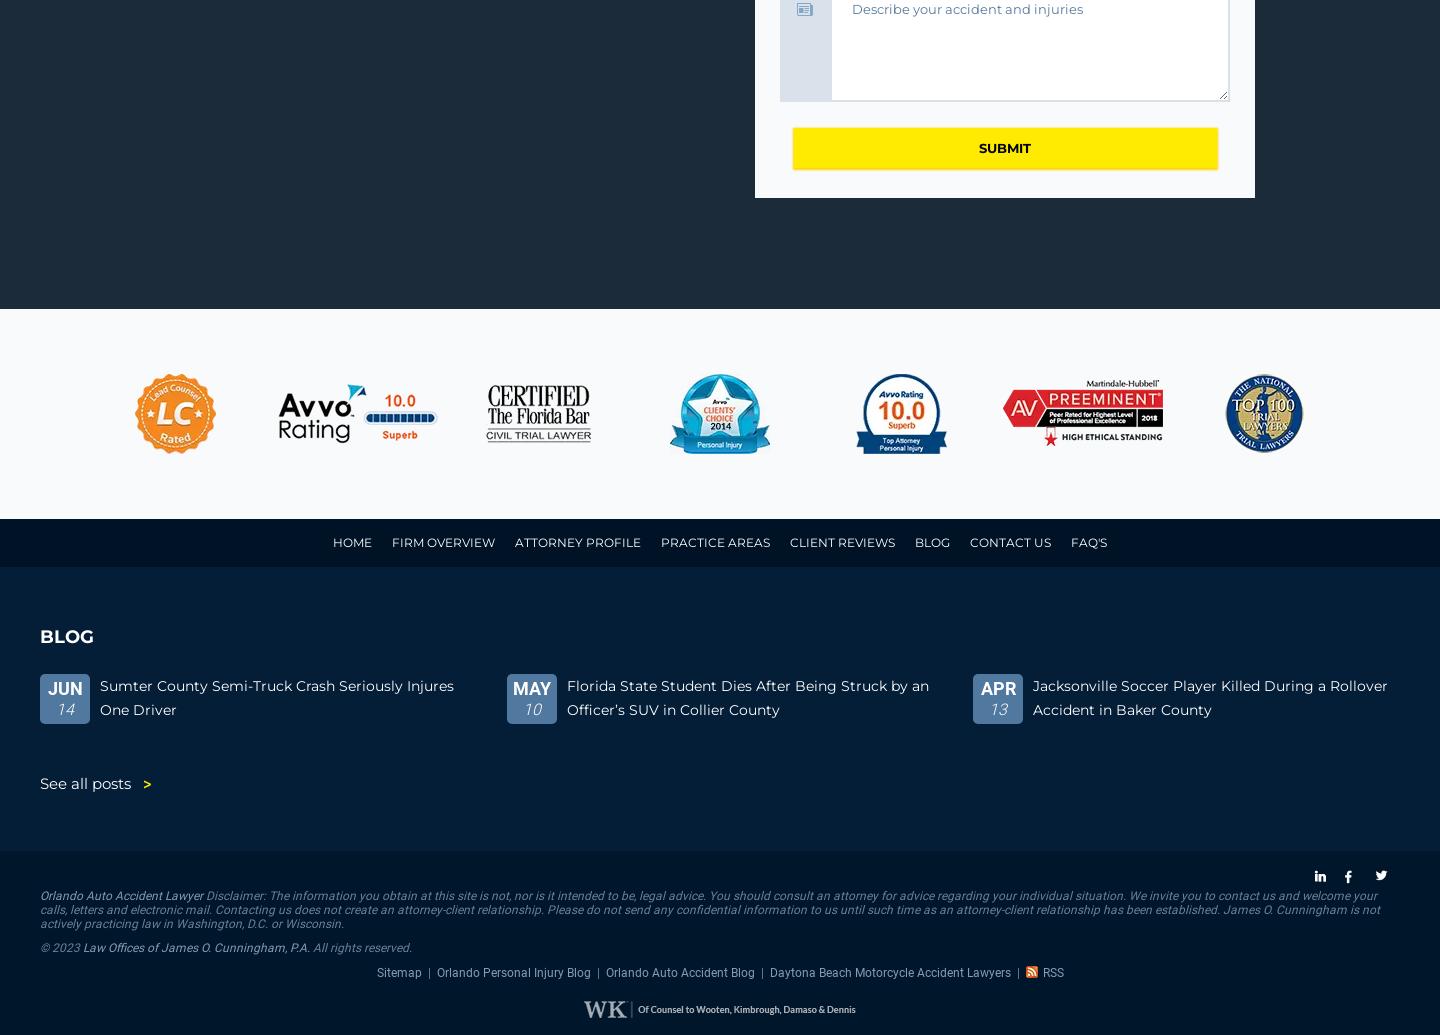 The height and width of the screenshot is (1035, 1440). What do you see at coordinates (61, 946) in the screenshot?
I see `'© 2023'` at bounding box center [61, 946].